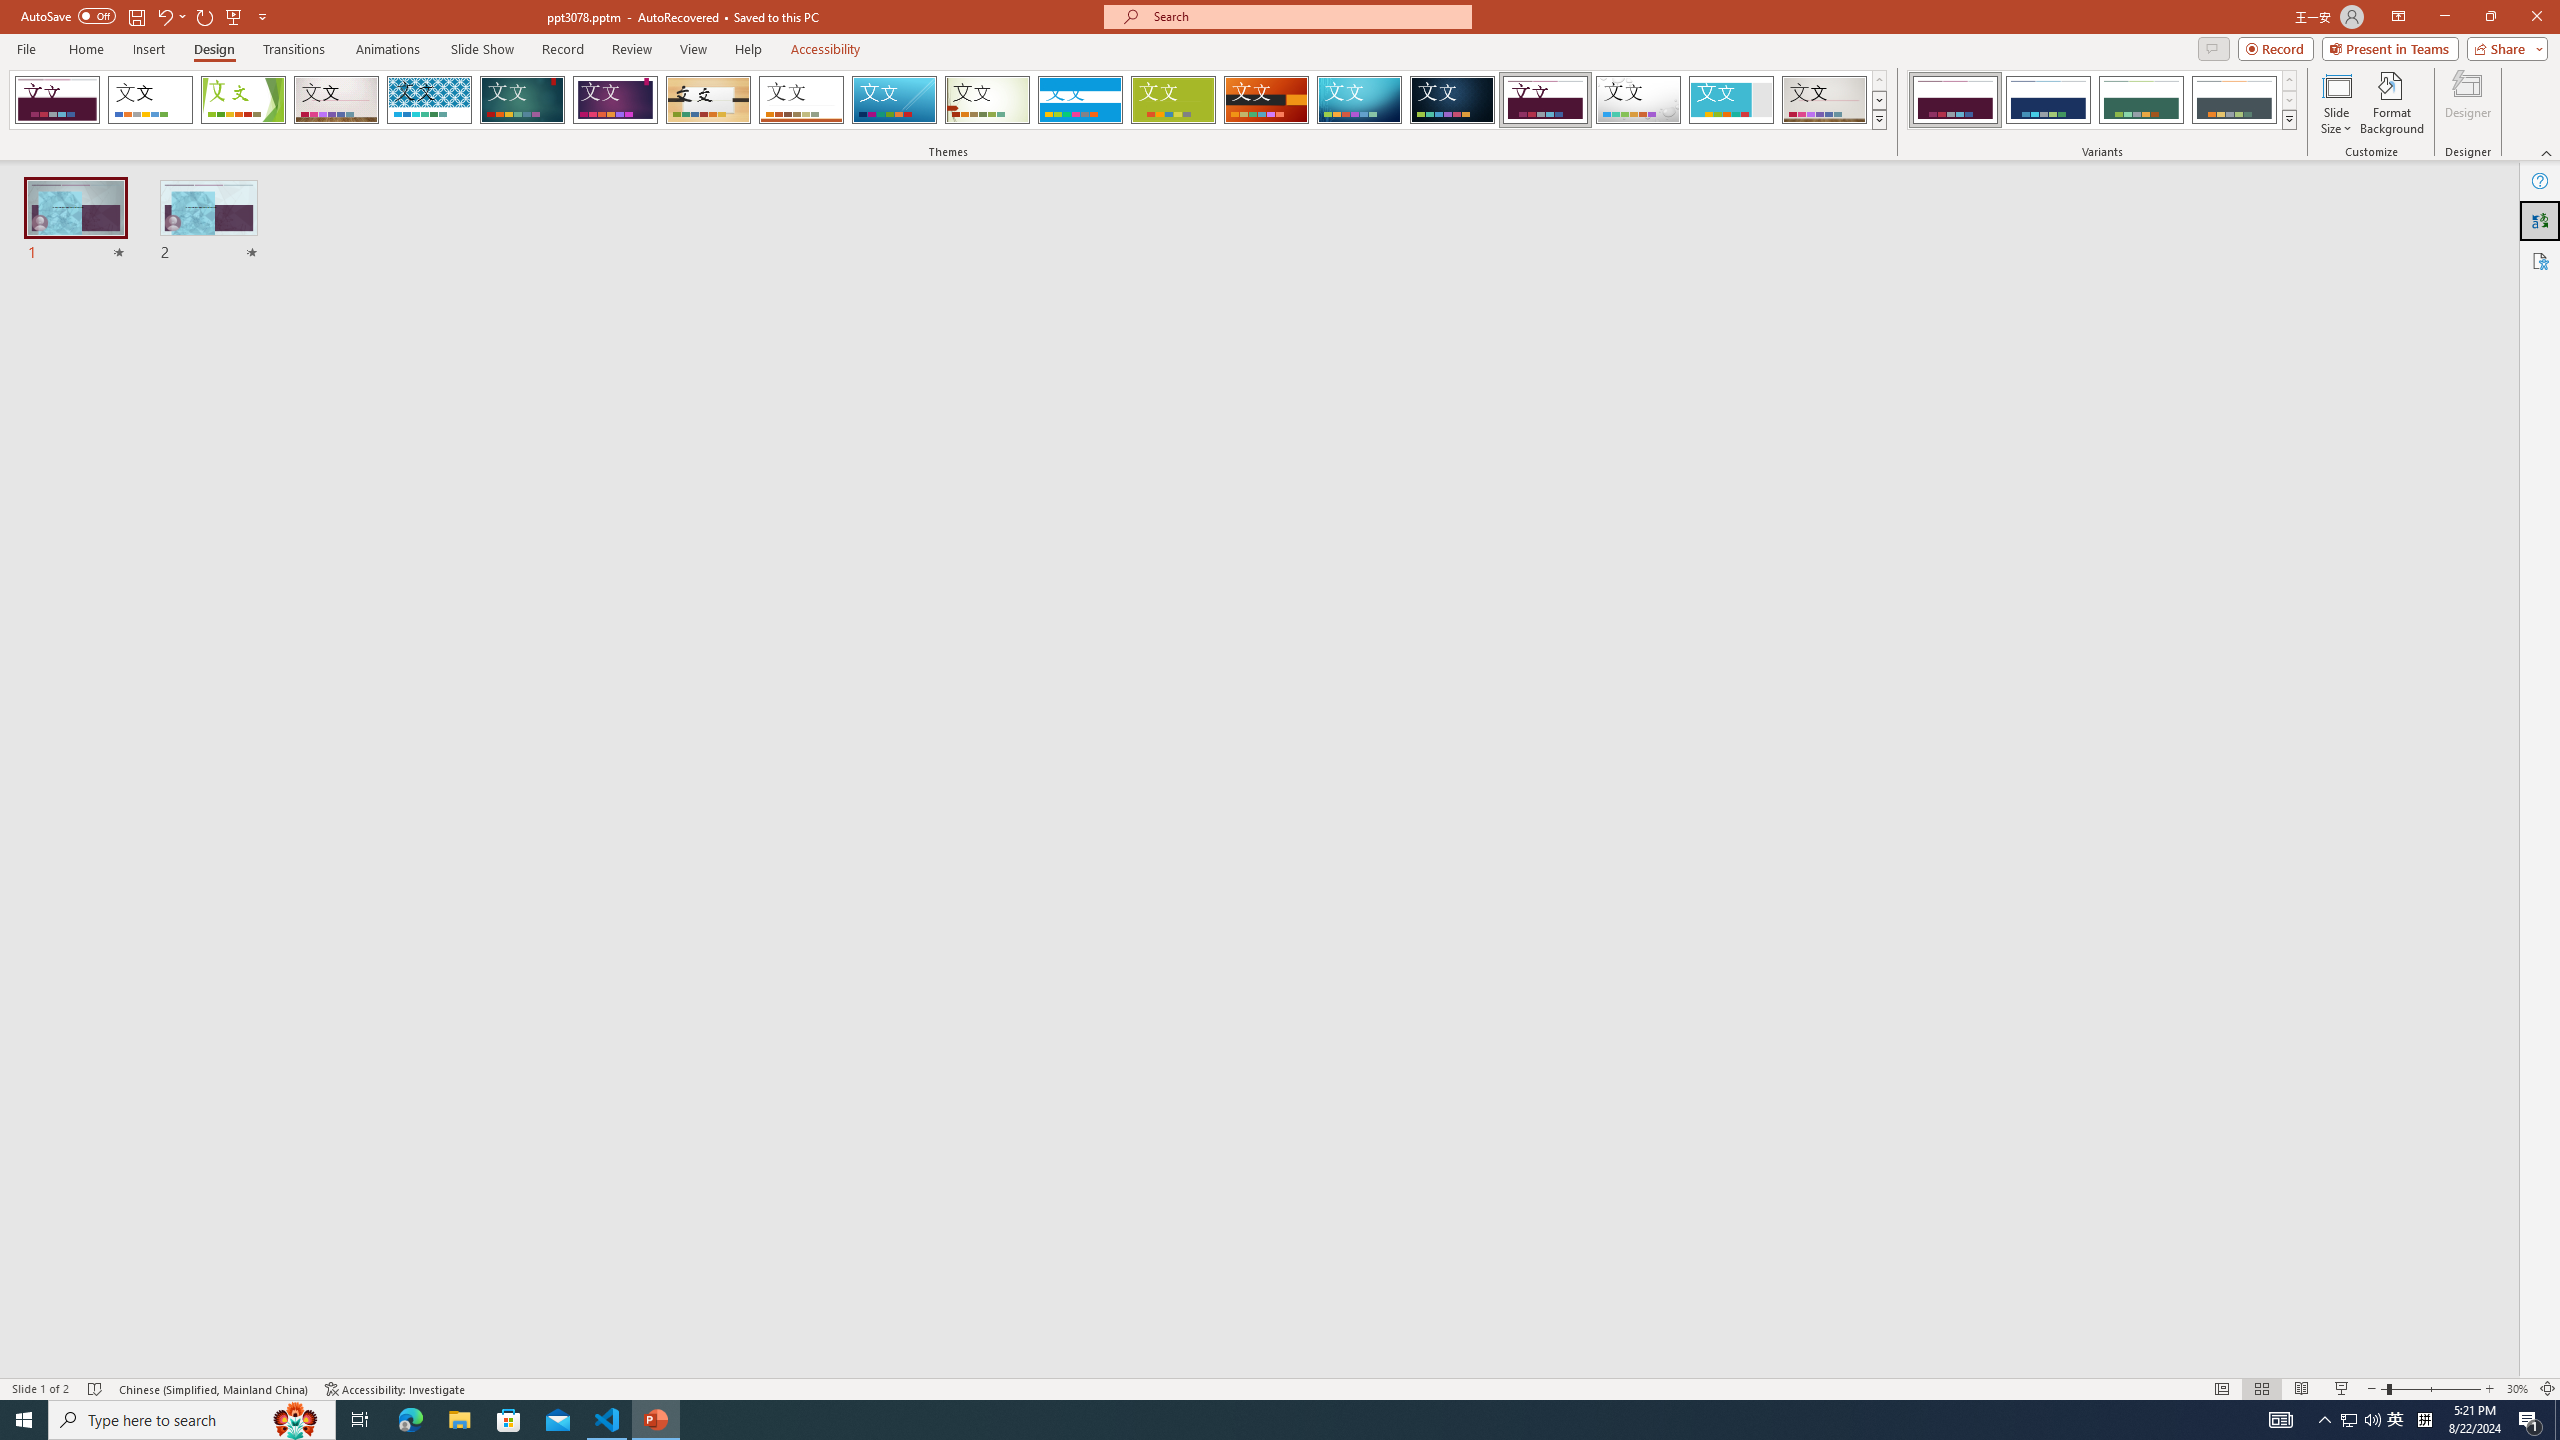  I want to click on 'Zoom 30%', so click(2516, 1389).